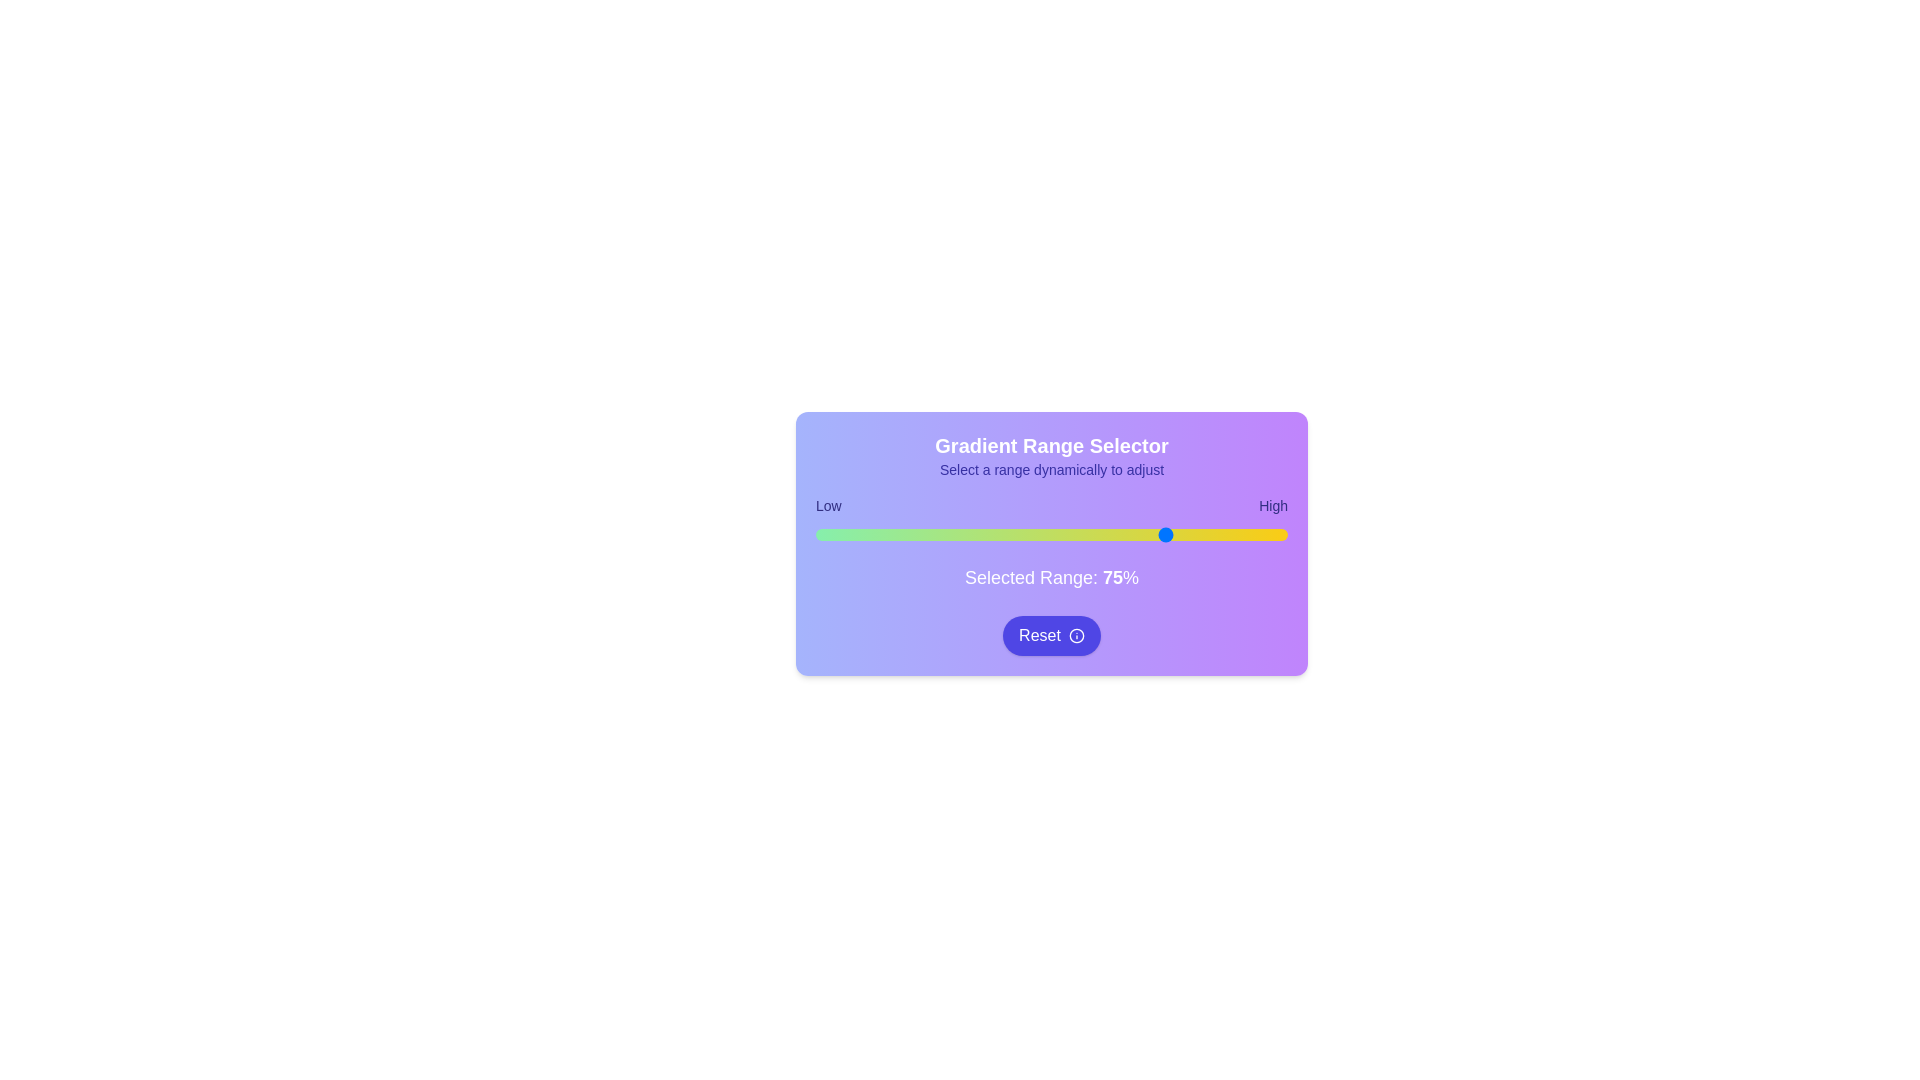 This screenshot has width=1920, height=1080. Describe the element at coordinates (1050, 636) in the screenshot. I see `the 'Reset' button to reset the range to 50%` at that location.